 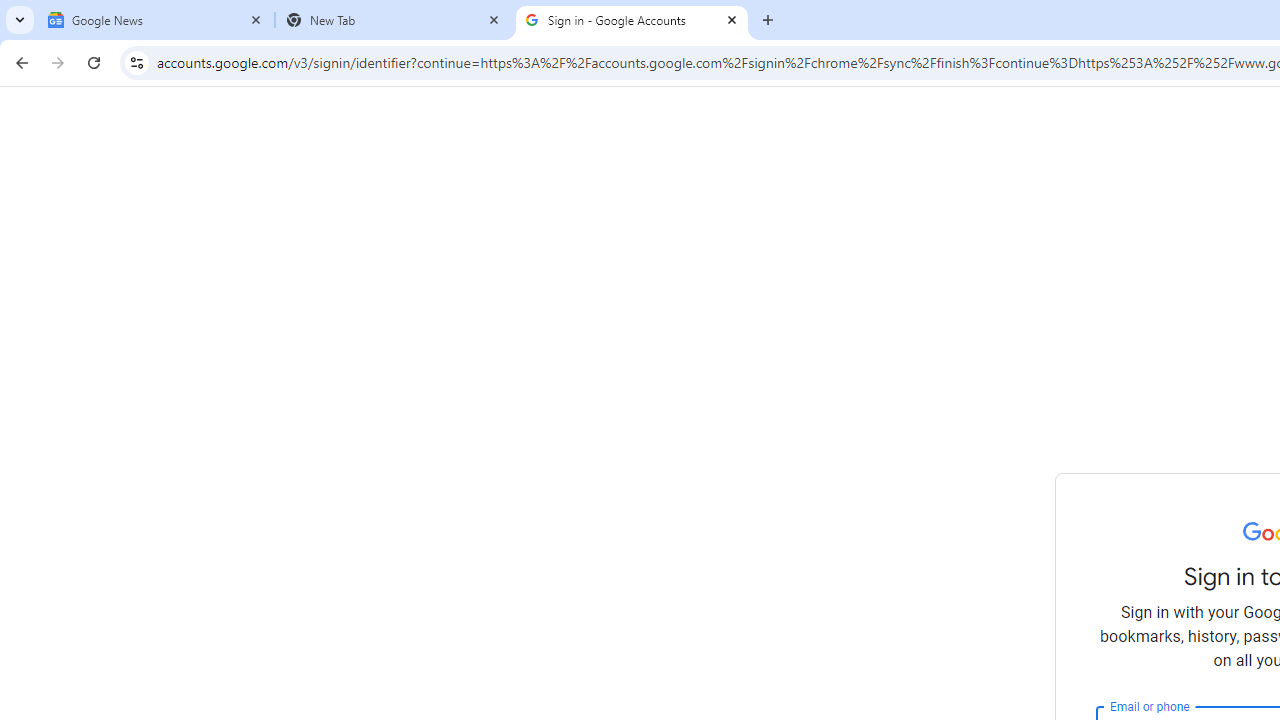 I want to click on 'Sign in - Google Accounts', so click(x=631, y=20).